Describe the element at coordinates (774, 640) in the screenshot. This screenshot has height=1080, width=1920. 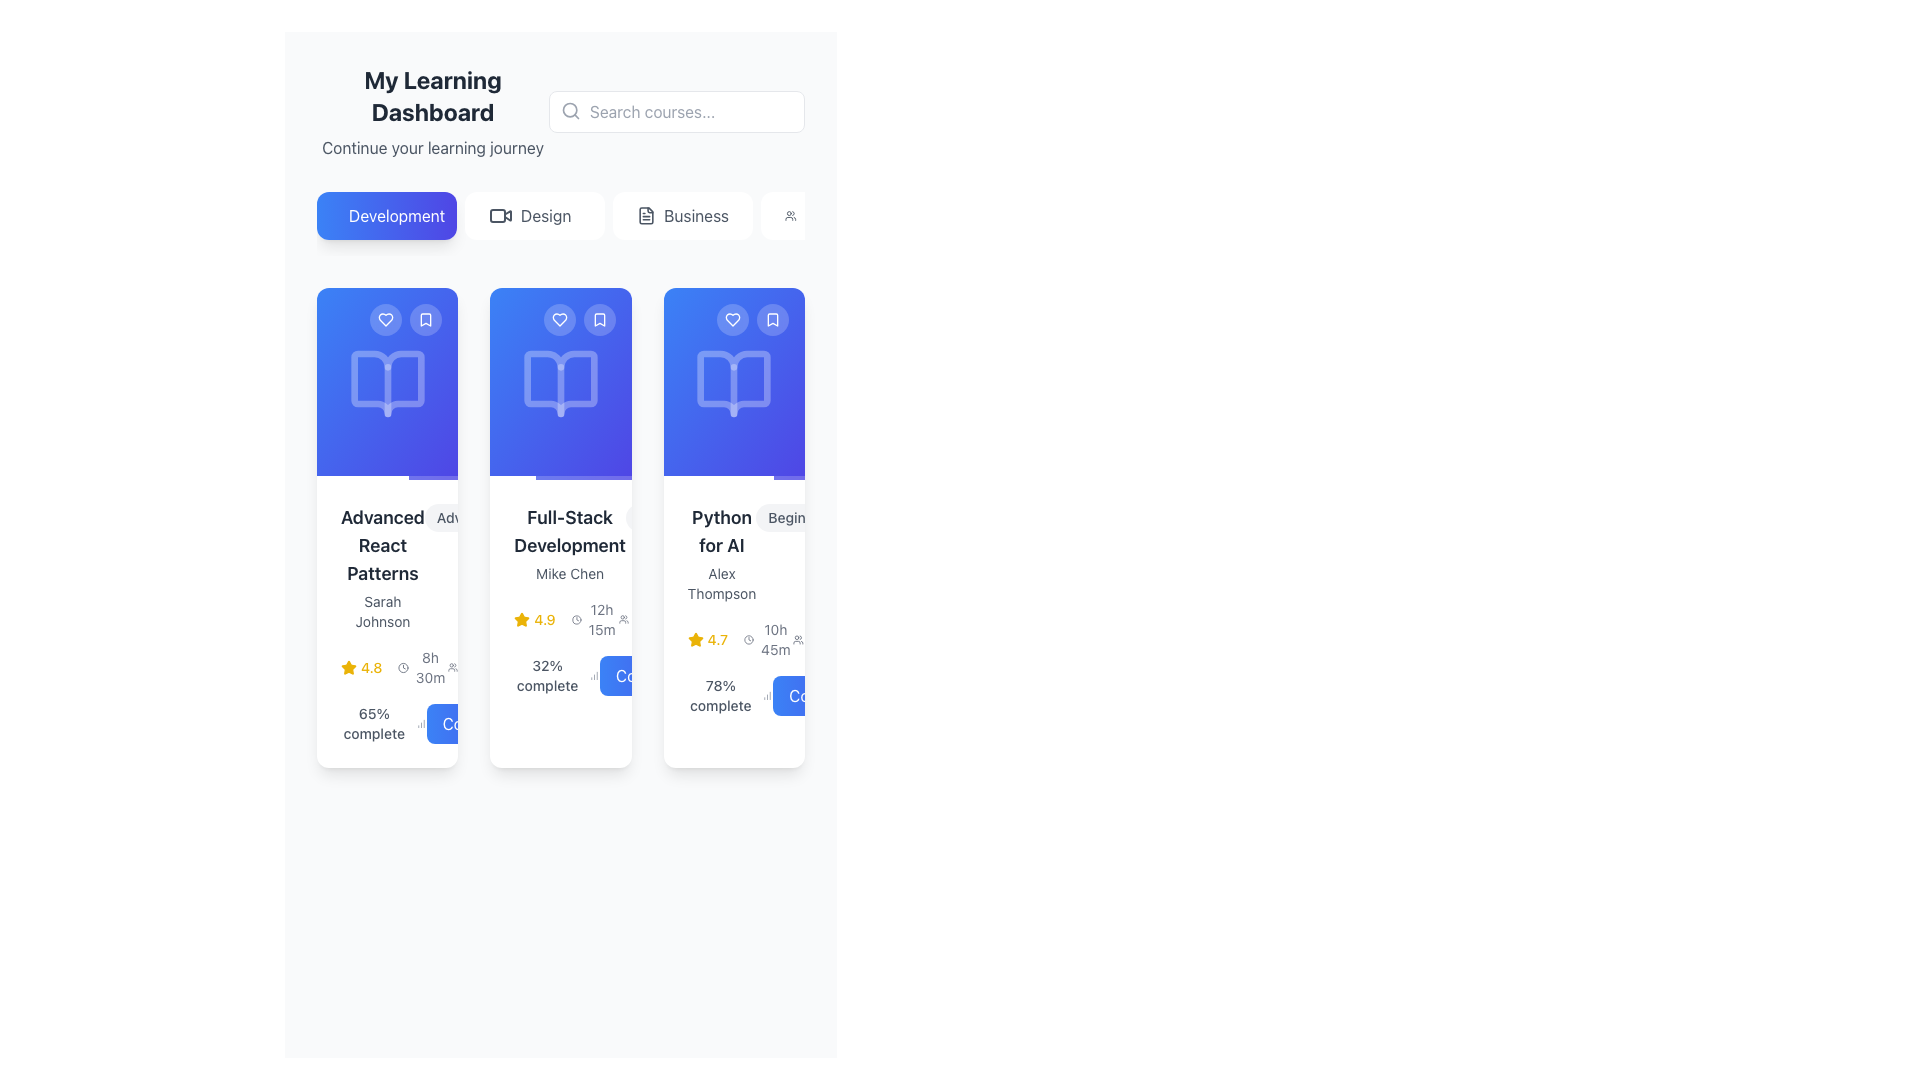
I see `duration details provided by the text label located in the bottom right section of the third course card, adjacent to a clock icon` at that location.